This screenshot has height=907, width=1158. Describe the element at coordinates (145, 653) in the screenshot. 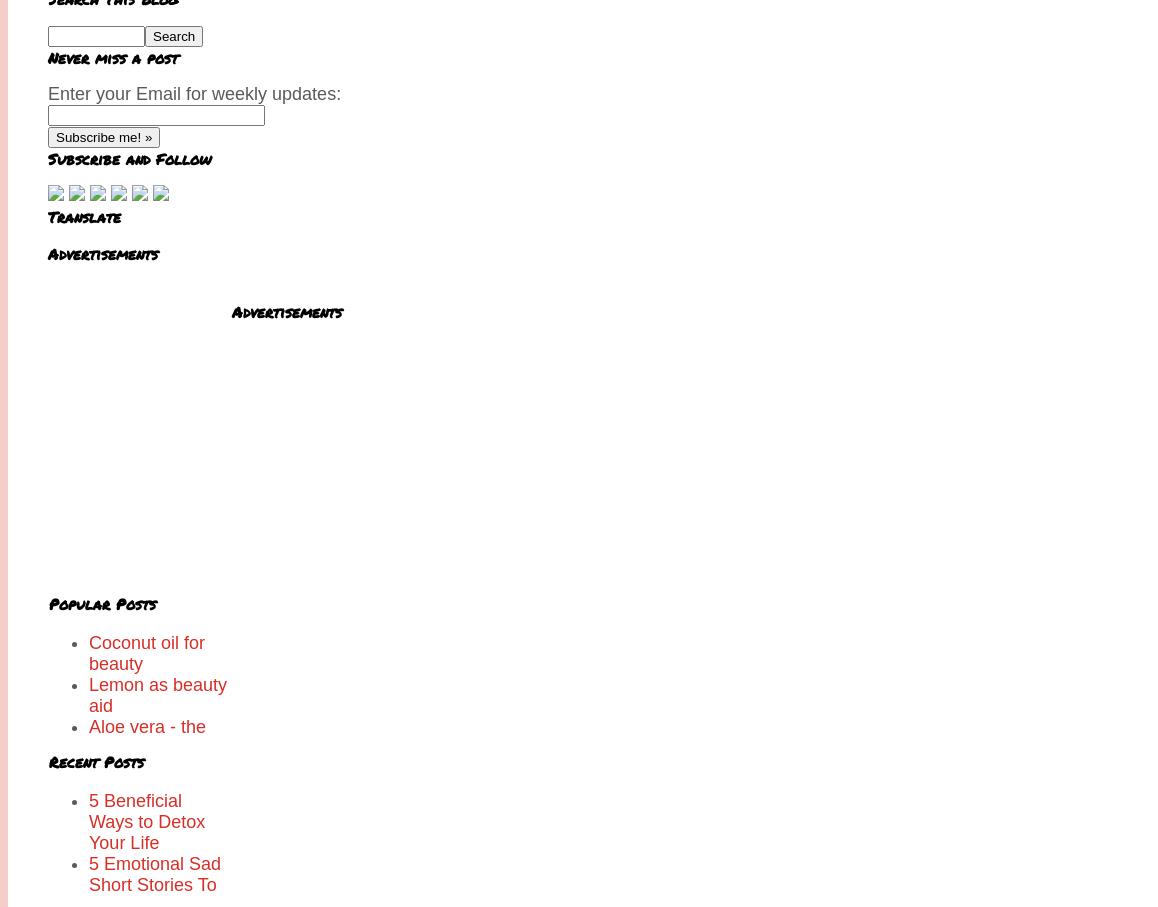

I see `'Coconut oil for beauty'` at that location.